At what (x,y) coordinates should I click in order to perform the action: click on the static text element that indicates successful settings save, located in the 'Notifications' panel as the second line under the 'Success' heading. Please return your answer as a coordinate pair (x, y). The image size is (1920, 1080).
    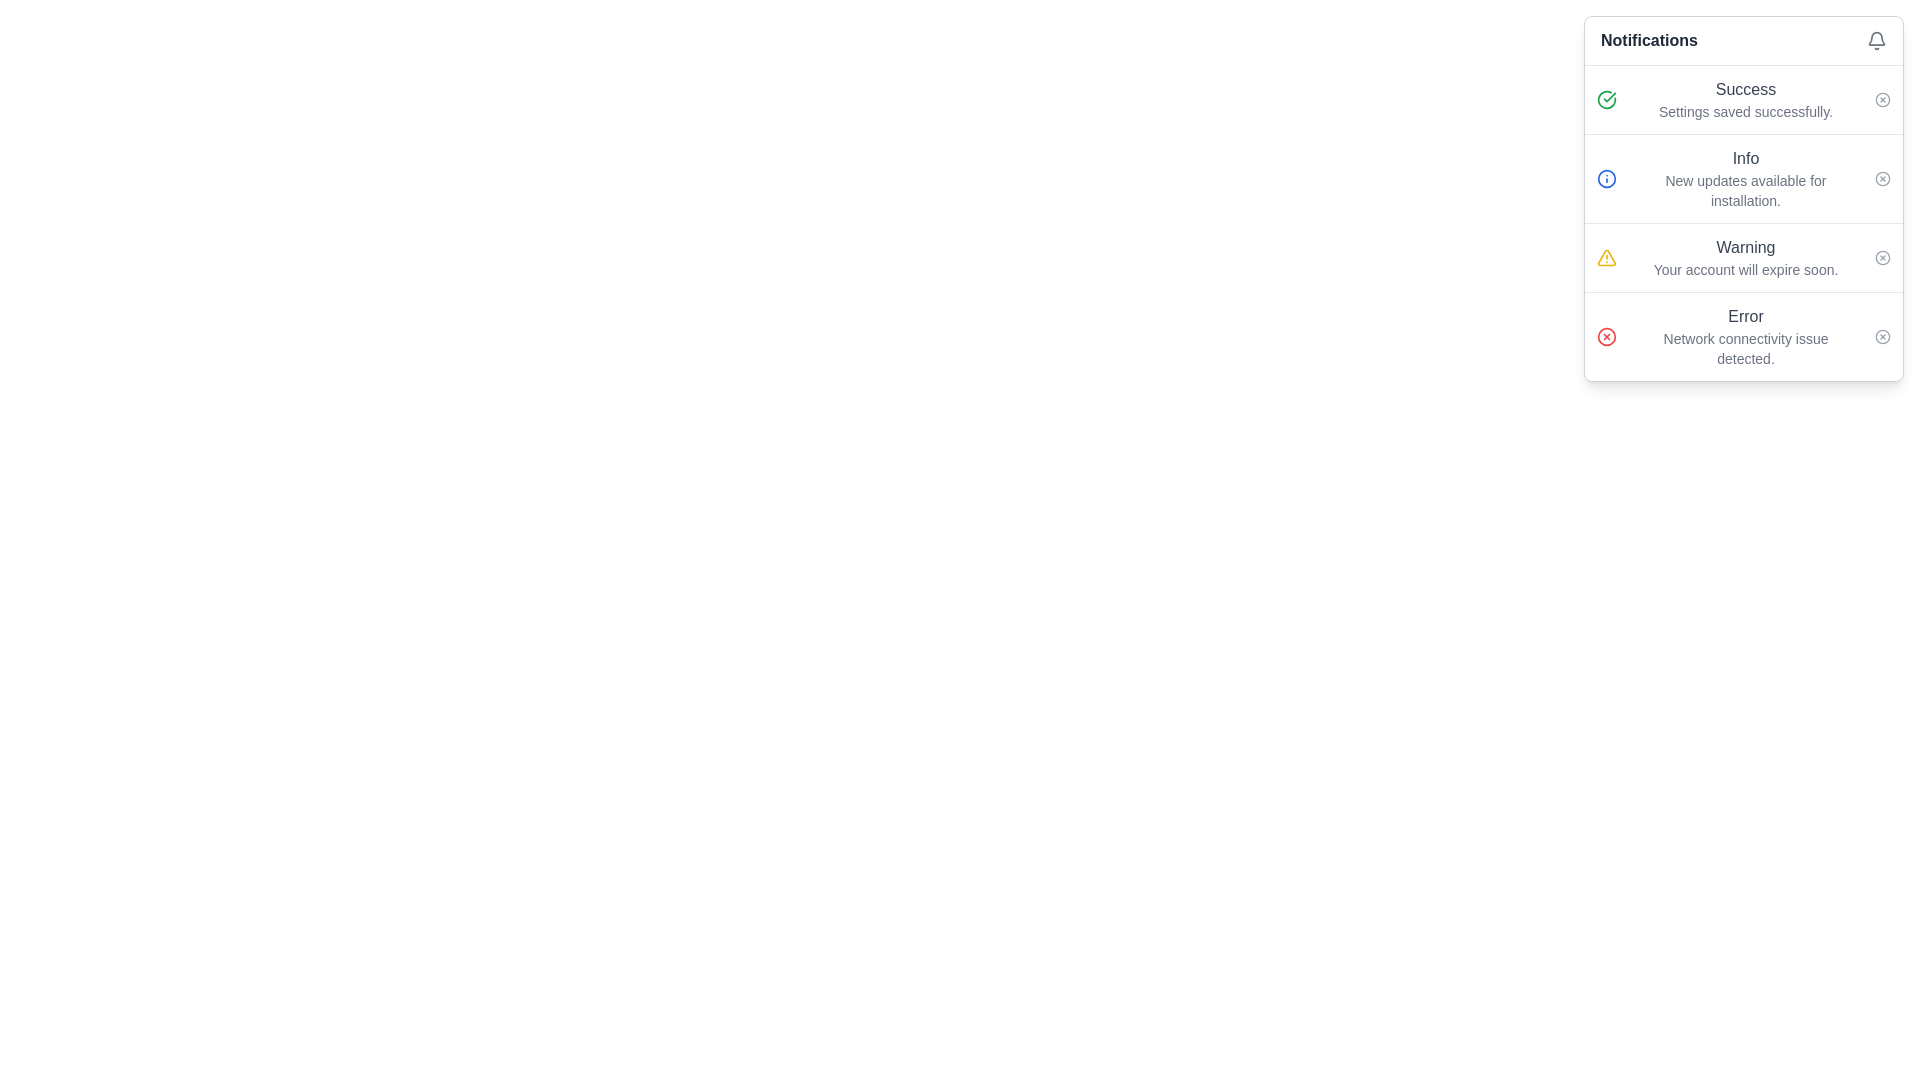
    Looking at the image, I should click on (1745, 111).